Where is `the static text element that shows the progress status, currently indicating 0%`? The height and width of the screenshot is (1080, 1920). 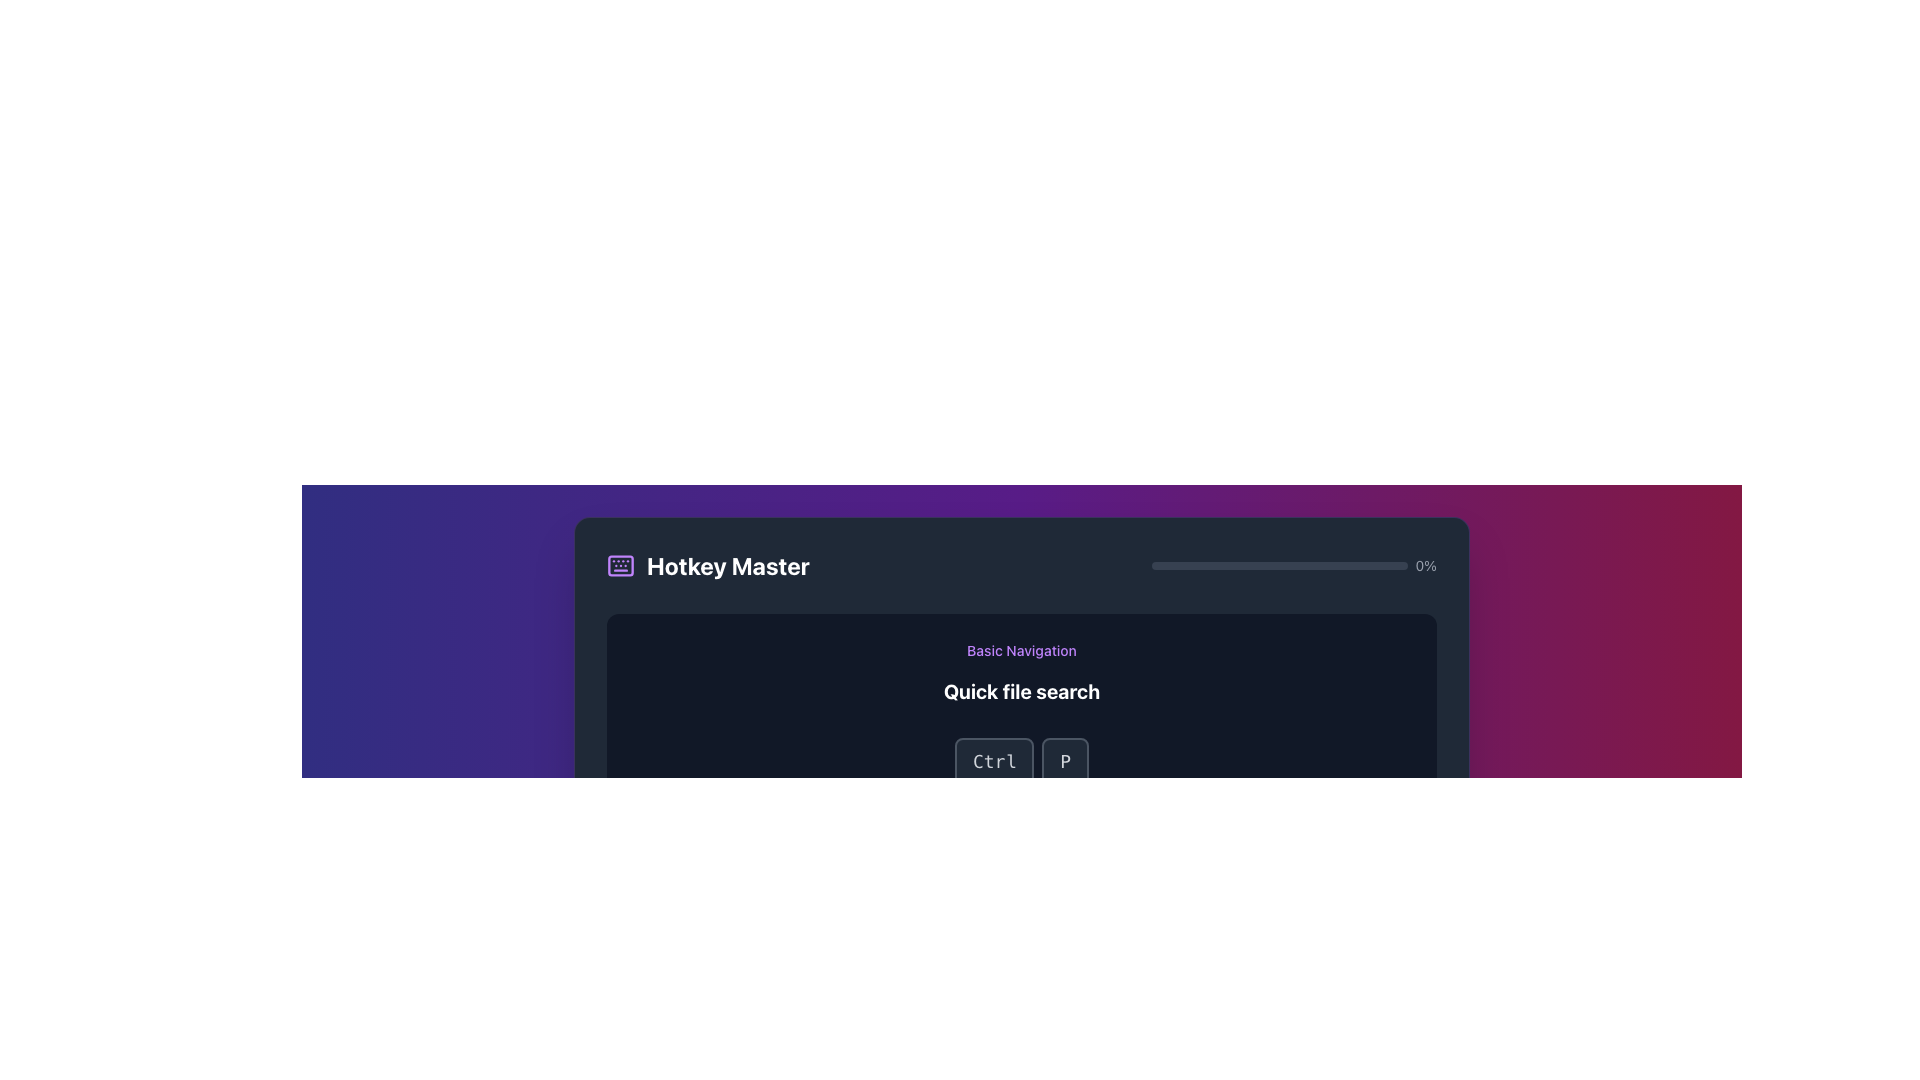 the static text element that shows the progress status, currently indicating 0% is located at coordinates (1425, 566).